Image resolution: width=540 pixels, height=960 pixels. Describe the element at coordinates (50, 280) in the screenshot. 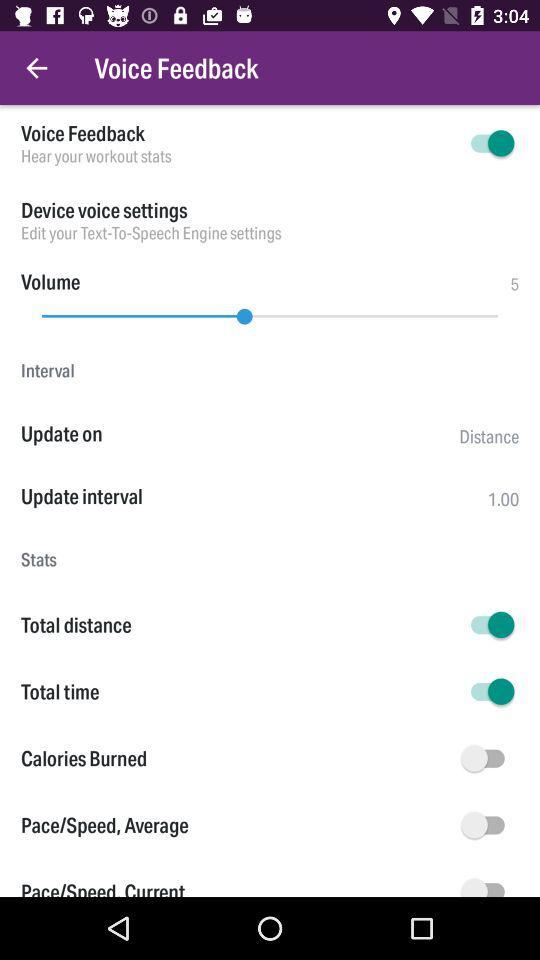

I see `item to the left of the 5 icon` at that location.